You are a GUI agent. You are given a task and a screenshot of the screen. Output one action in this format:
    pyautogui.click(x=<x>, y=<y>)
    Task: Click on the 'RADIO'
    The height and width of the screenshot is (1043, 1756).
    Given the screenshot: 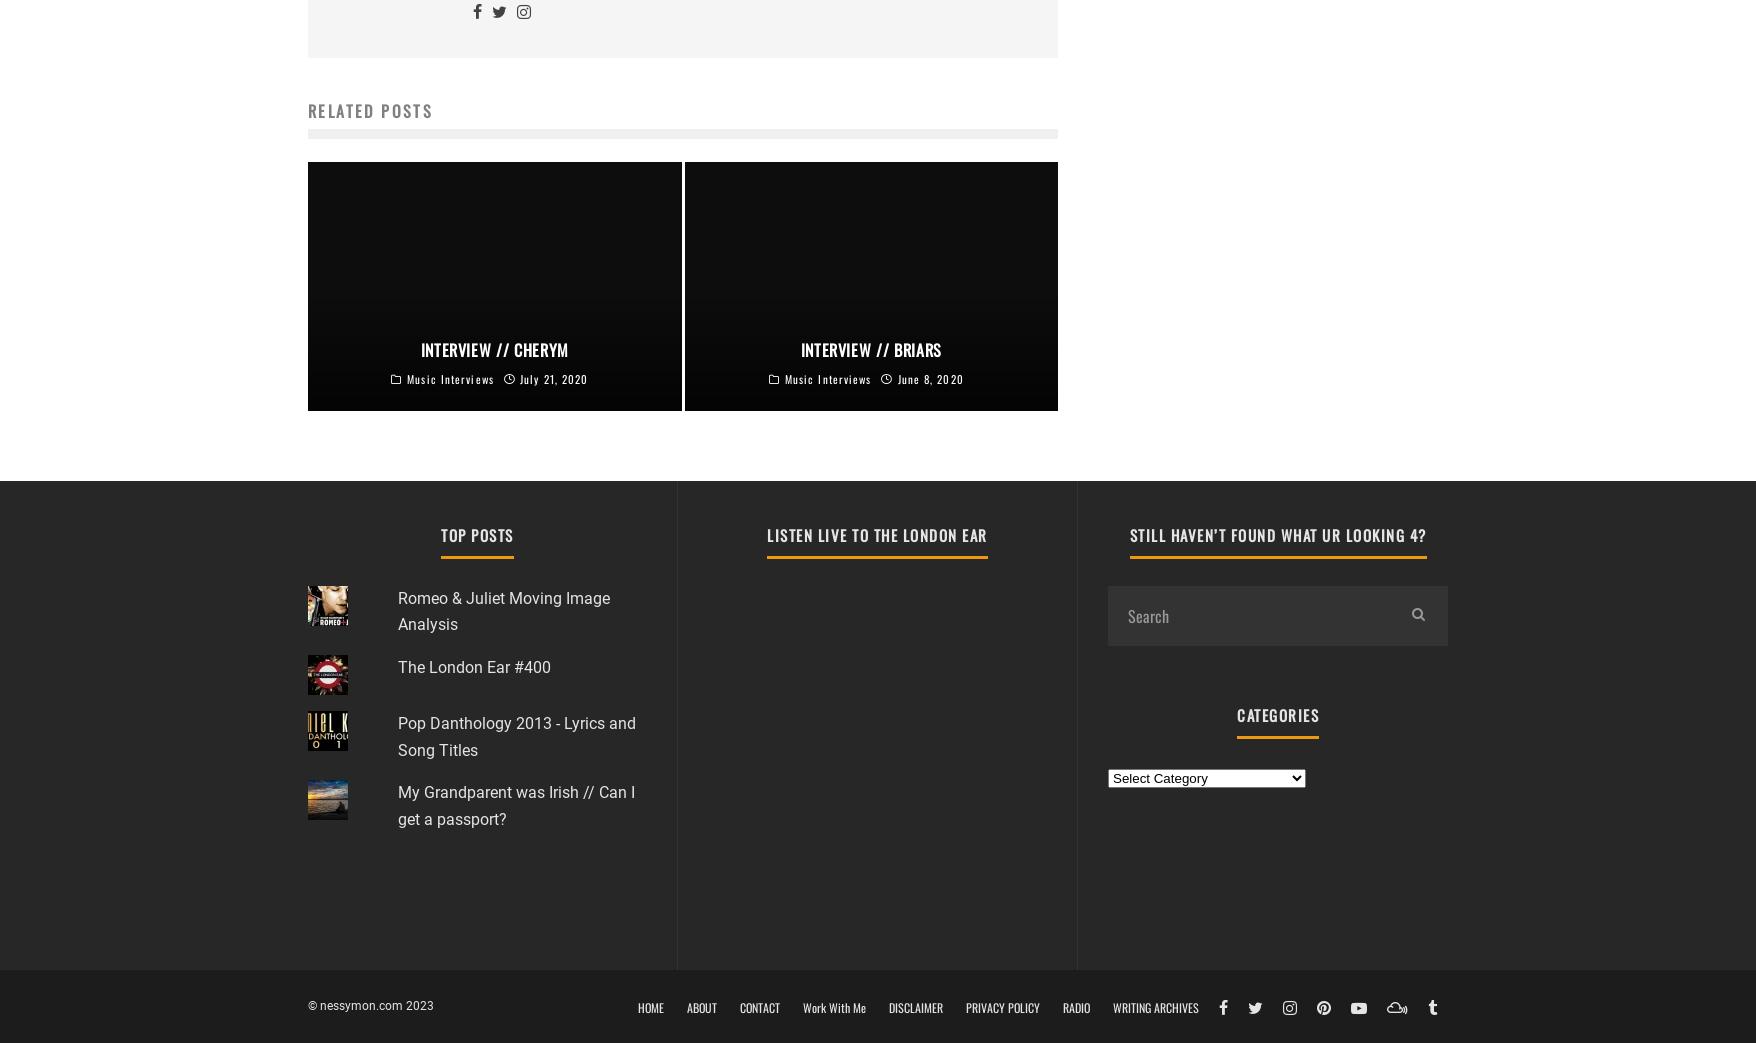 What is the action you would take?
    pyautogui.click(x=1075, y=1006)
    